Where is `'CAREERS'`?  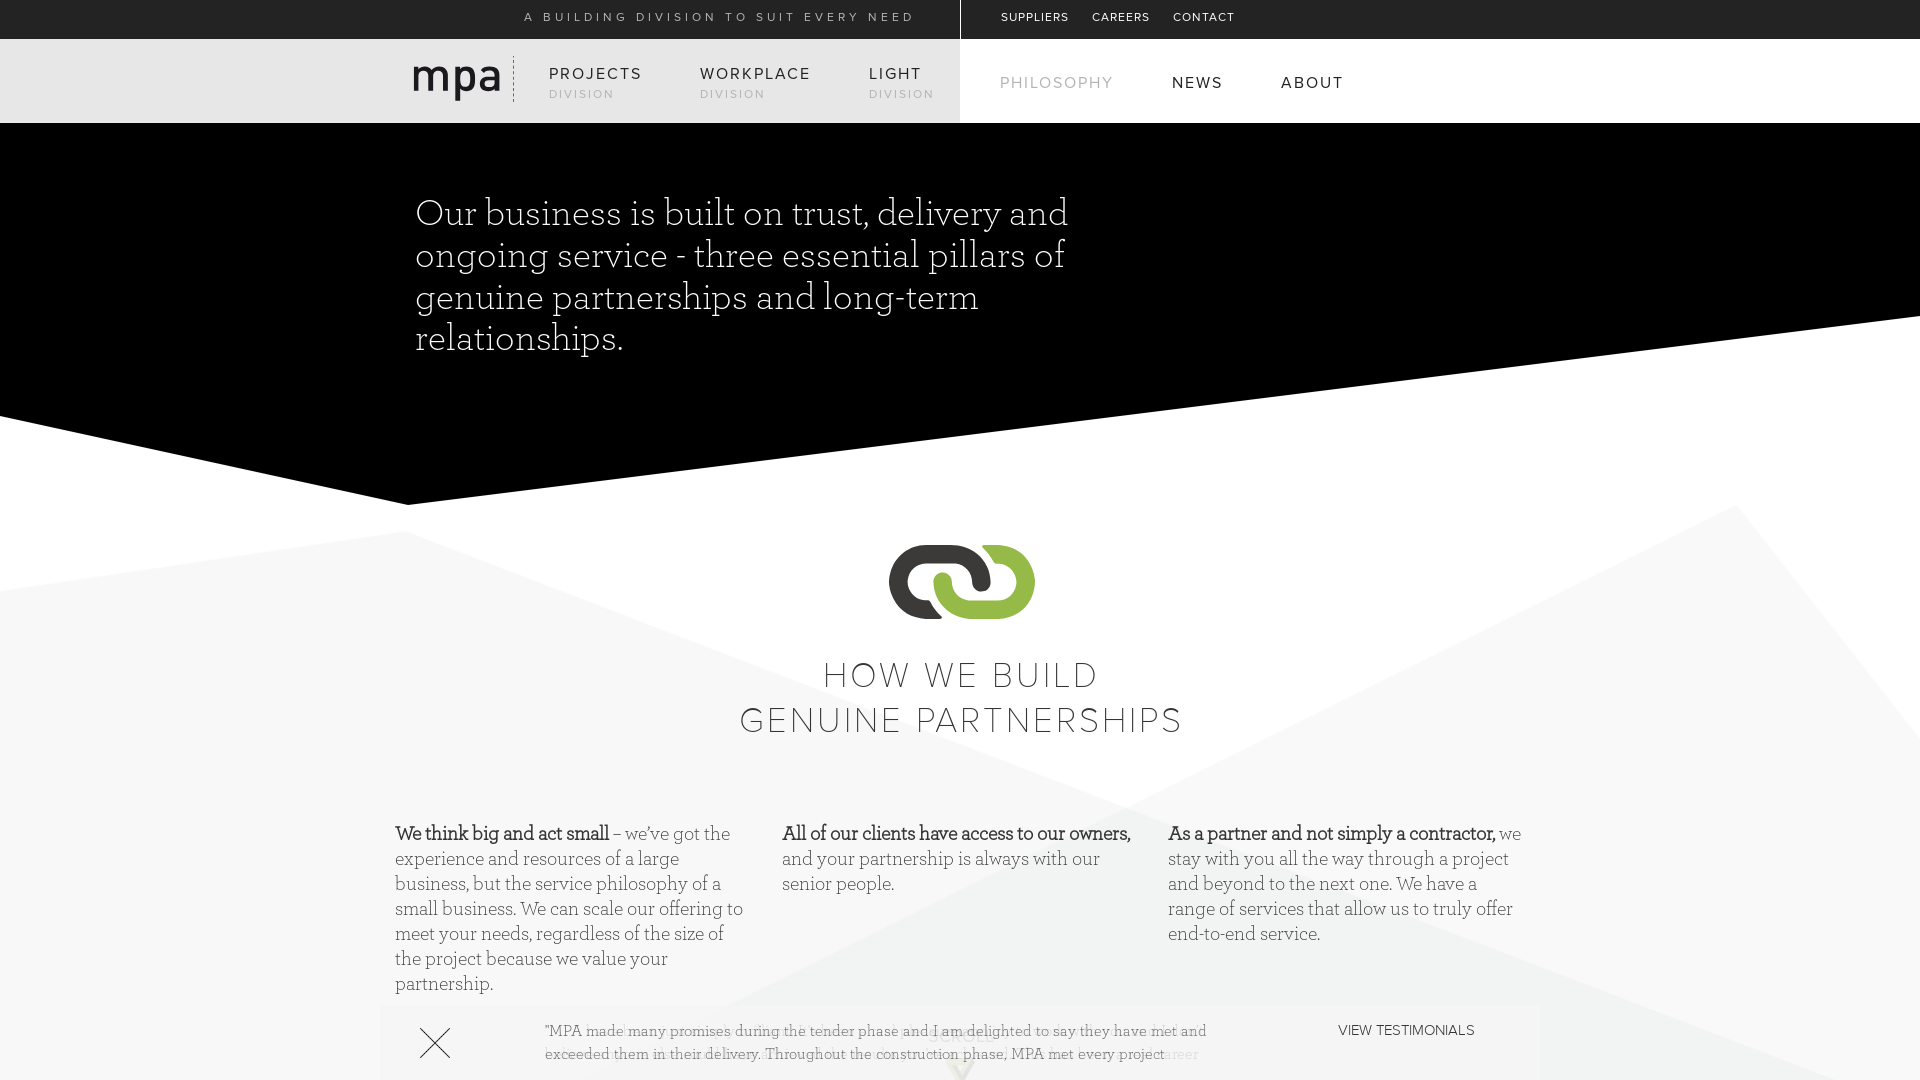 'CAREERS' is located at coordinates (1121, 18).